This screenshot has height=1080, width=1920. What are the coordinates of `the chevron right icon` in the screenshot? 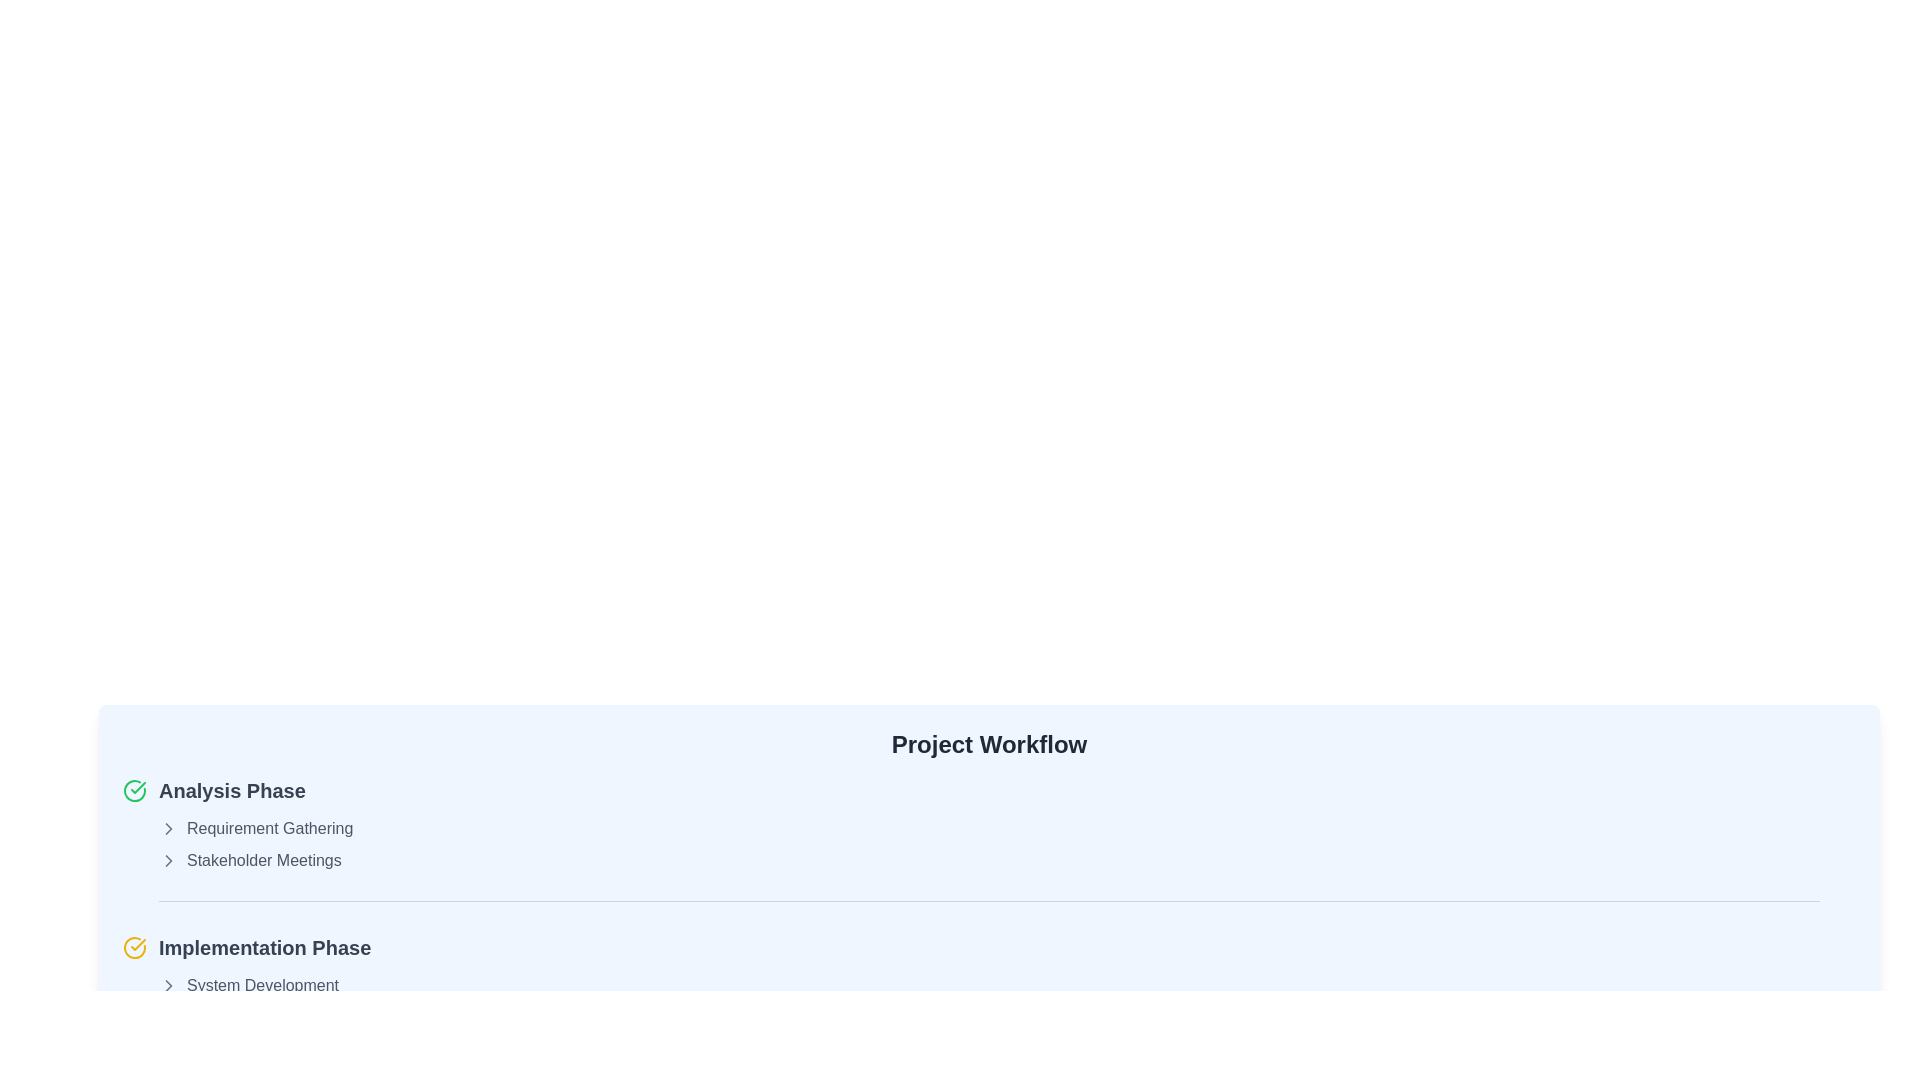 It's located at (168, 859).